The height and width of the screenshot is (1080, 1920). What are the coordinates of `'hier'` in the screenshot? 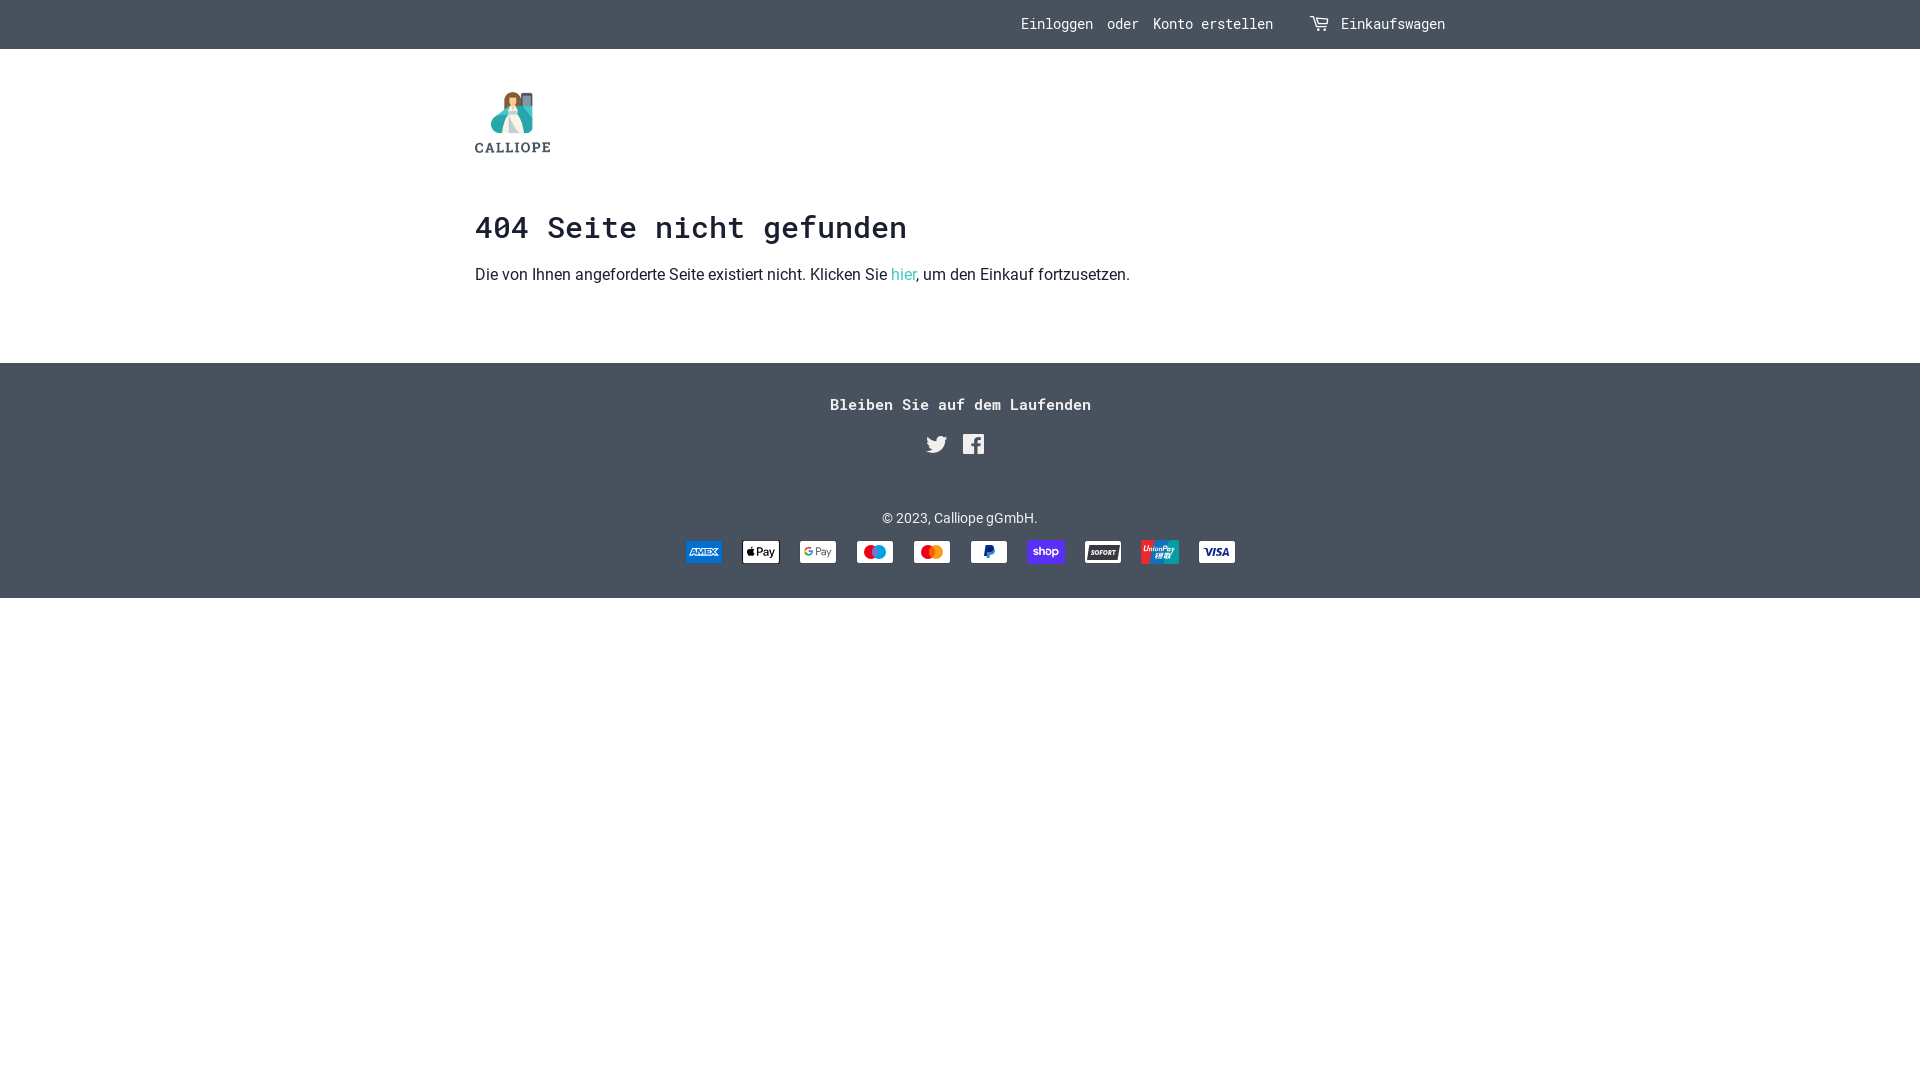 It's located at (890, 274).